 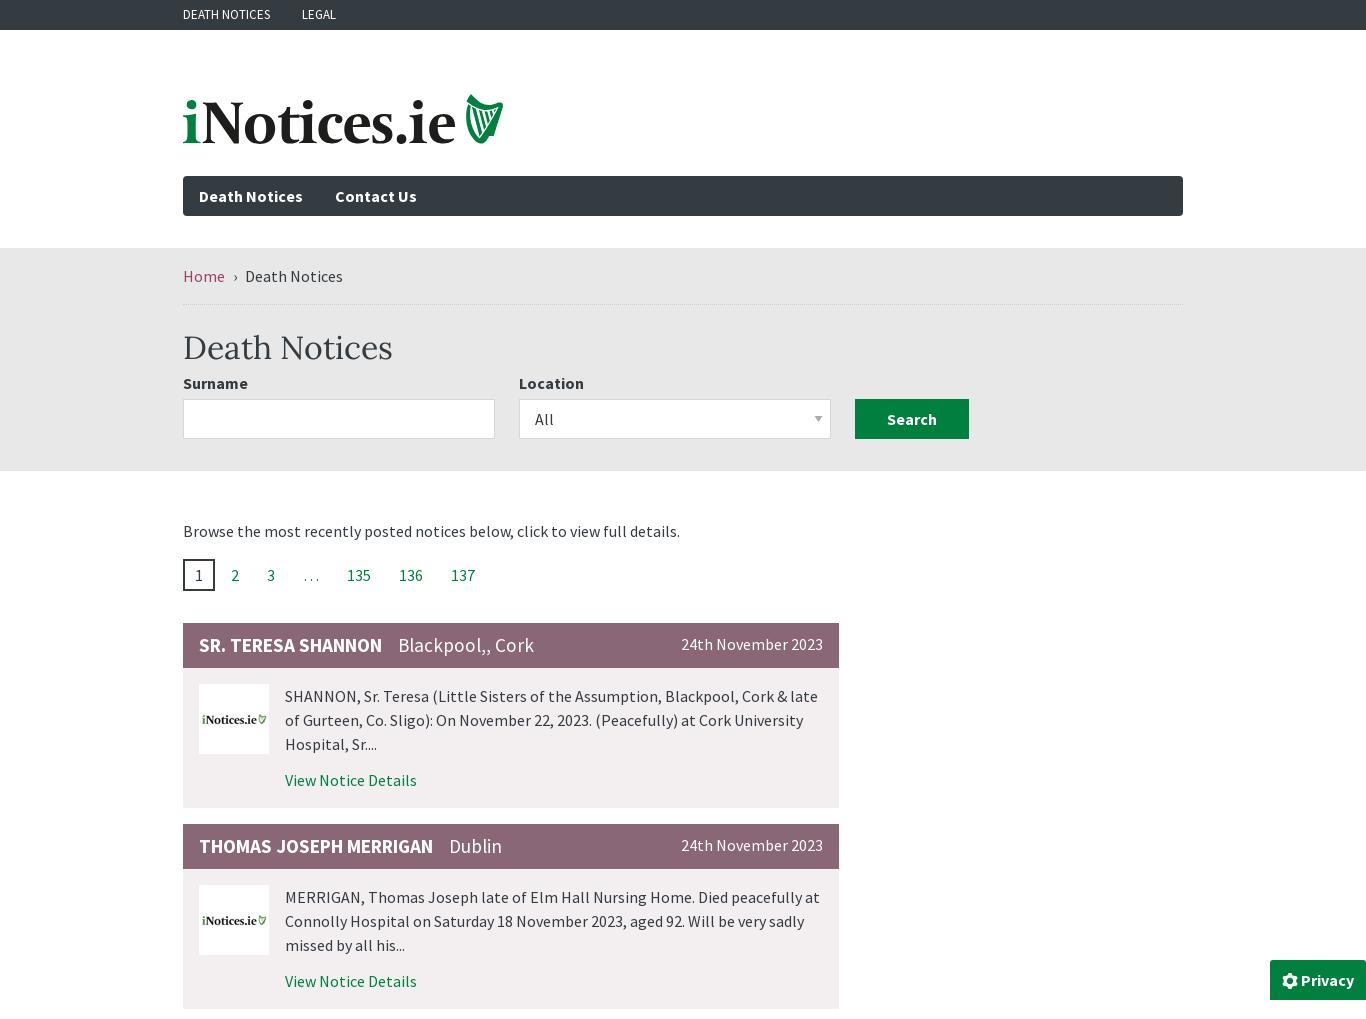 What do you see at coordinates (182, 276) in the screenshot?
I see `'Home'` at bounding box center [182, 276].